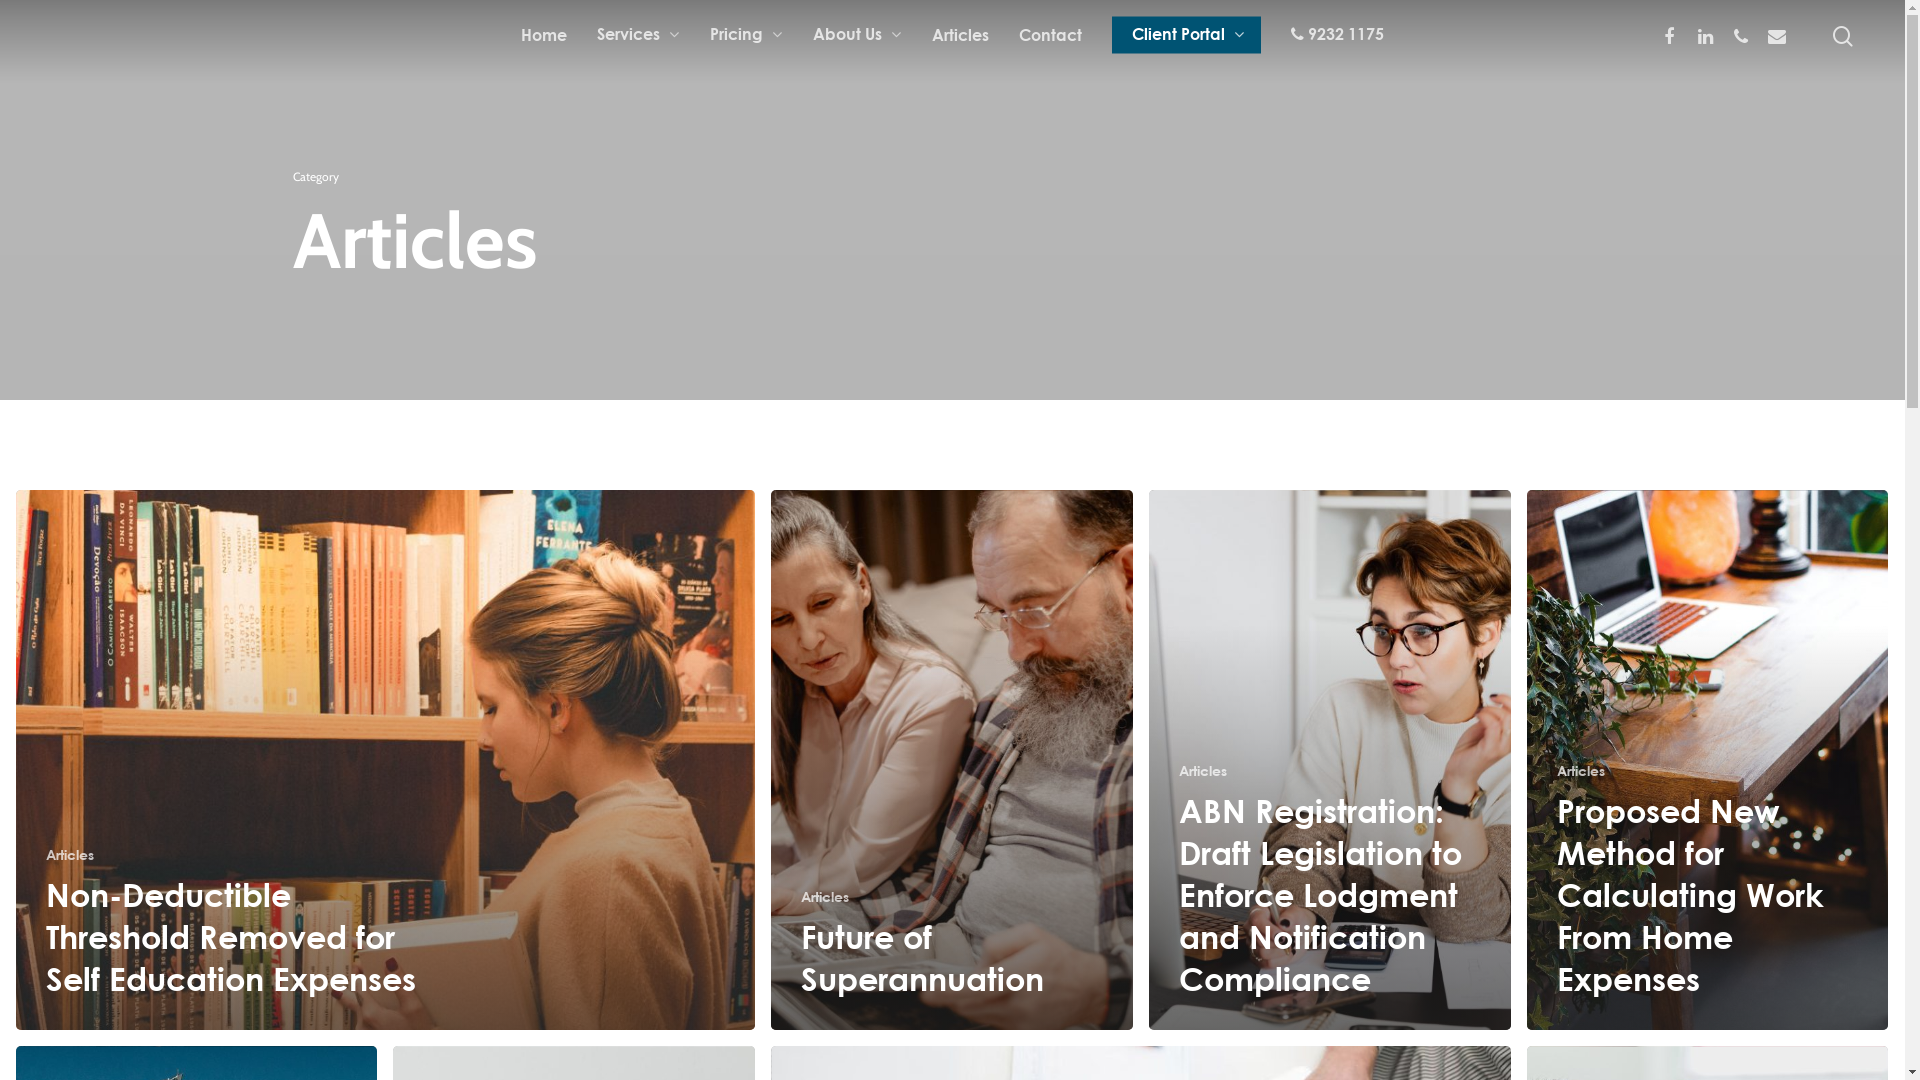 This screenshot has height=1080, width=1920. I want to click on 'Pricing', so click(745, 34).